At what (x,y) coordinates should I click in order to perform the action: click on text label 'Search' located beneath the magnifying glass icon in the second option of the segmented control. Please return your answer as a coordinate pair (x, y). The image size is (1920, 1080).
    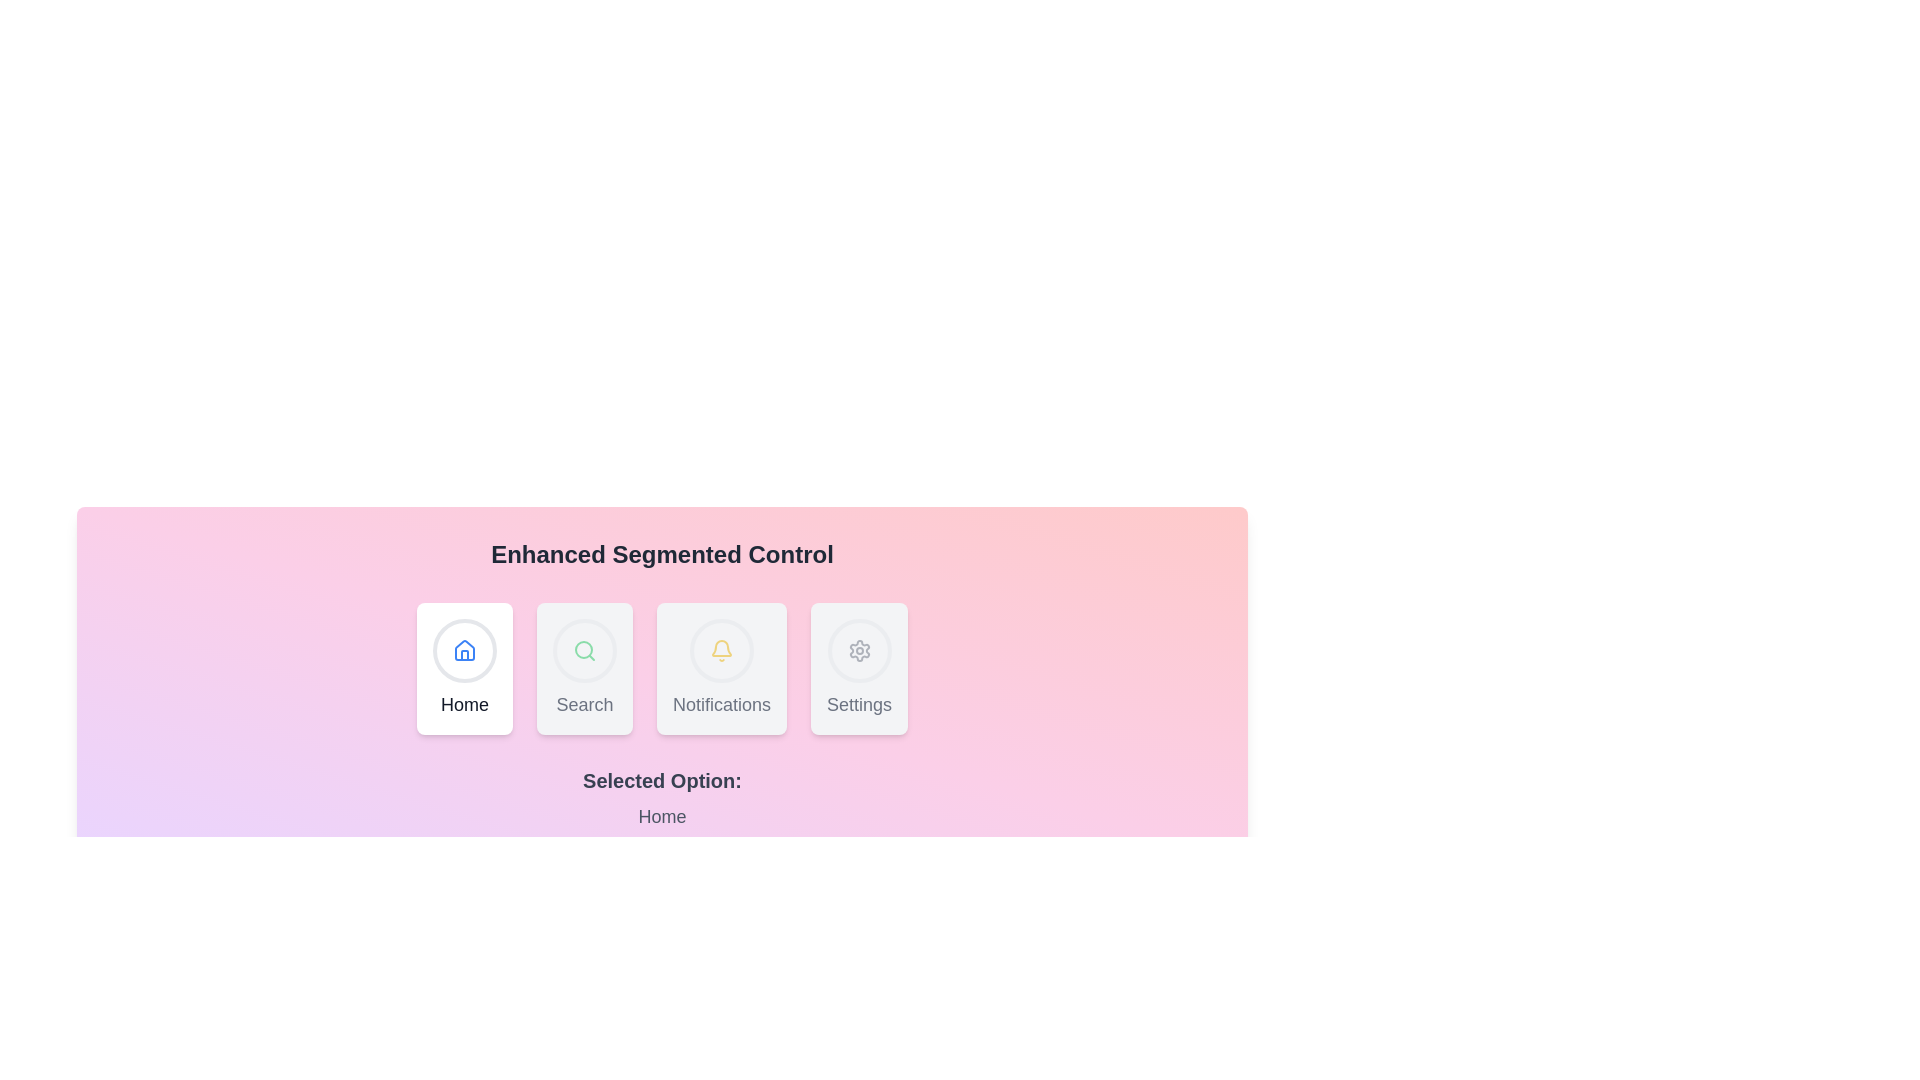
    Looking at the image, I should click on (584, 704).